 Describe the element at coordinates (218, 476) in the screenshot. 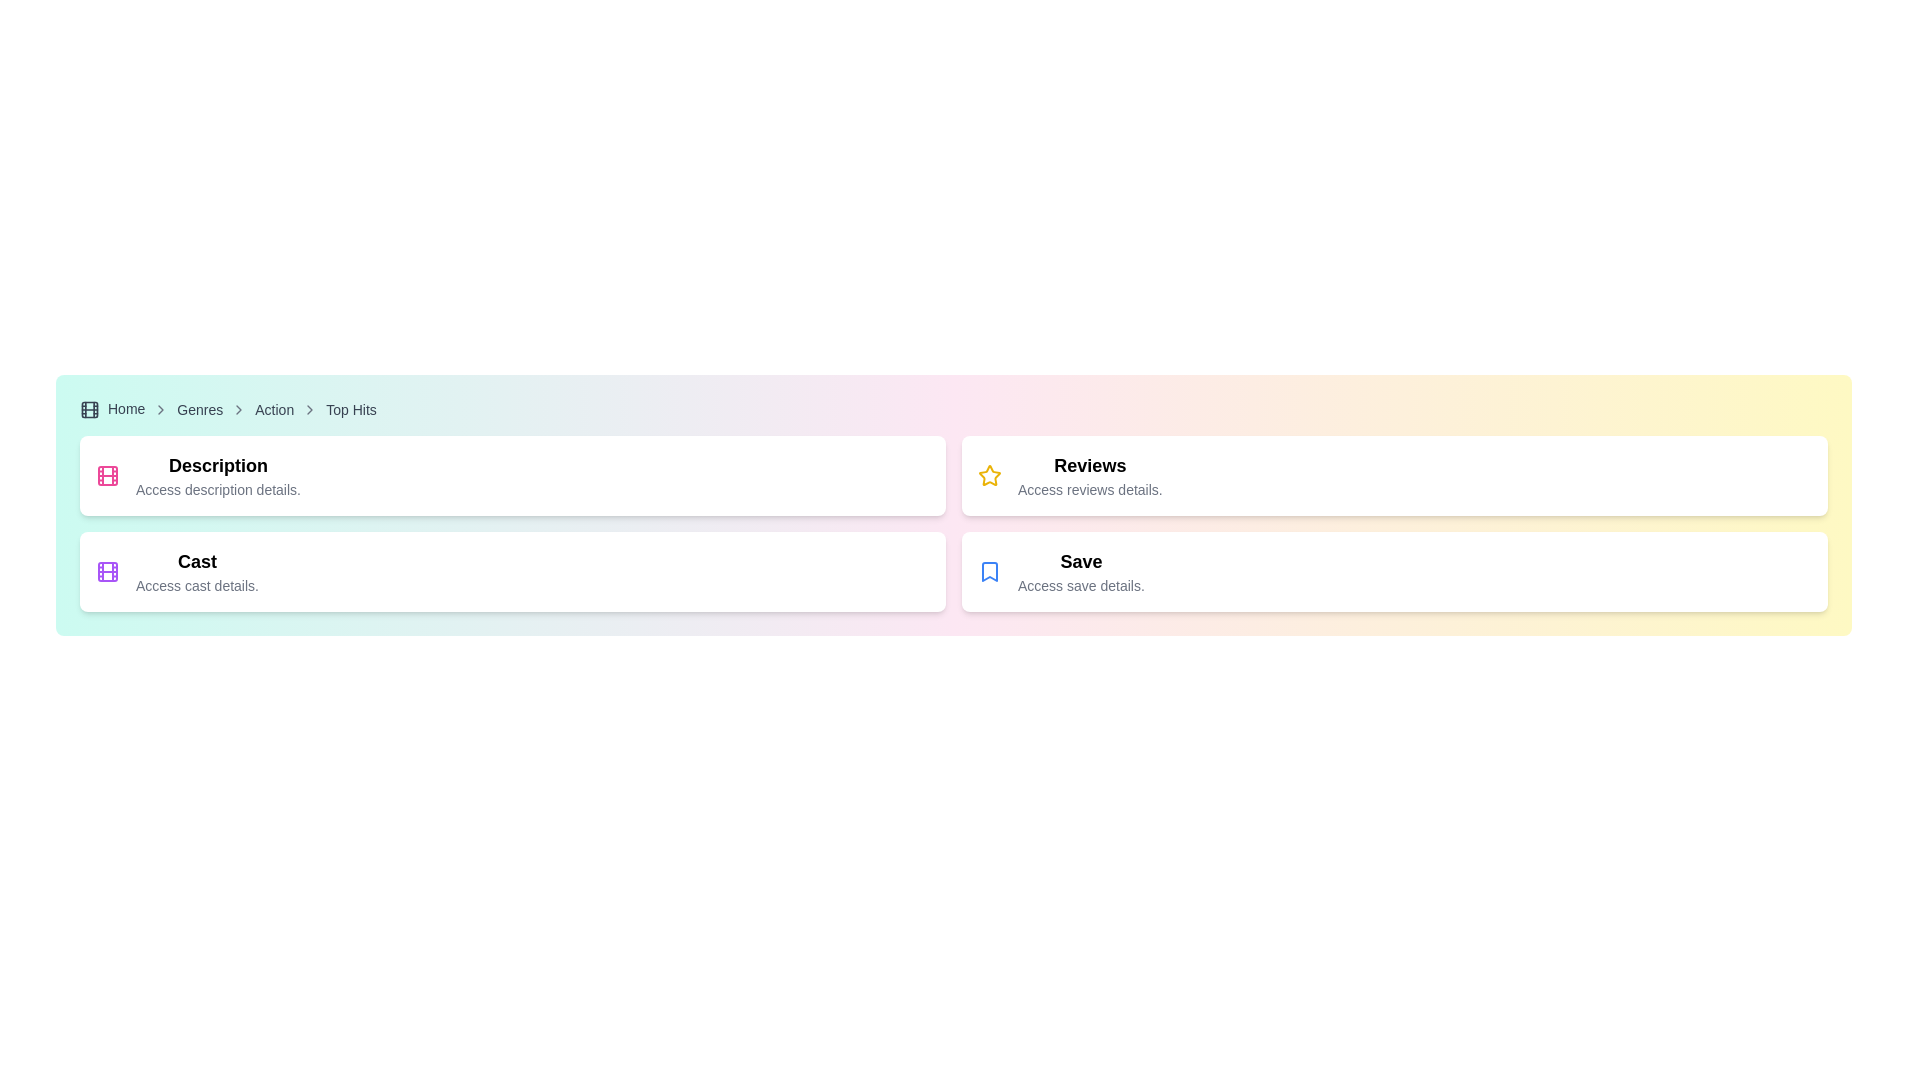

I see `the text-based UI component labeled 'Description' with a muted text below it saying 'Access description details.' located in the upper-left quadrant of the interface` at that location.